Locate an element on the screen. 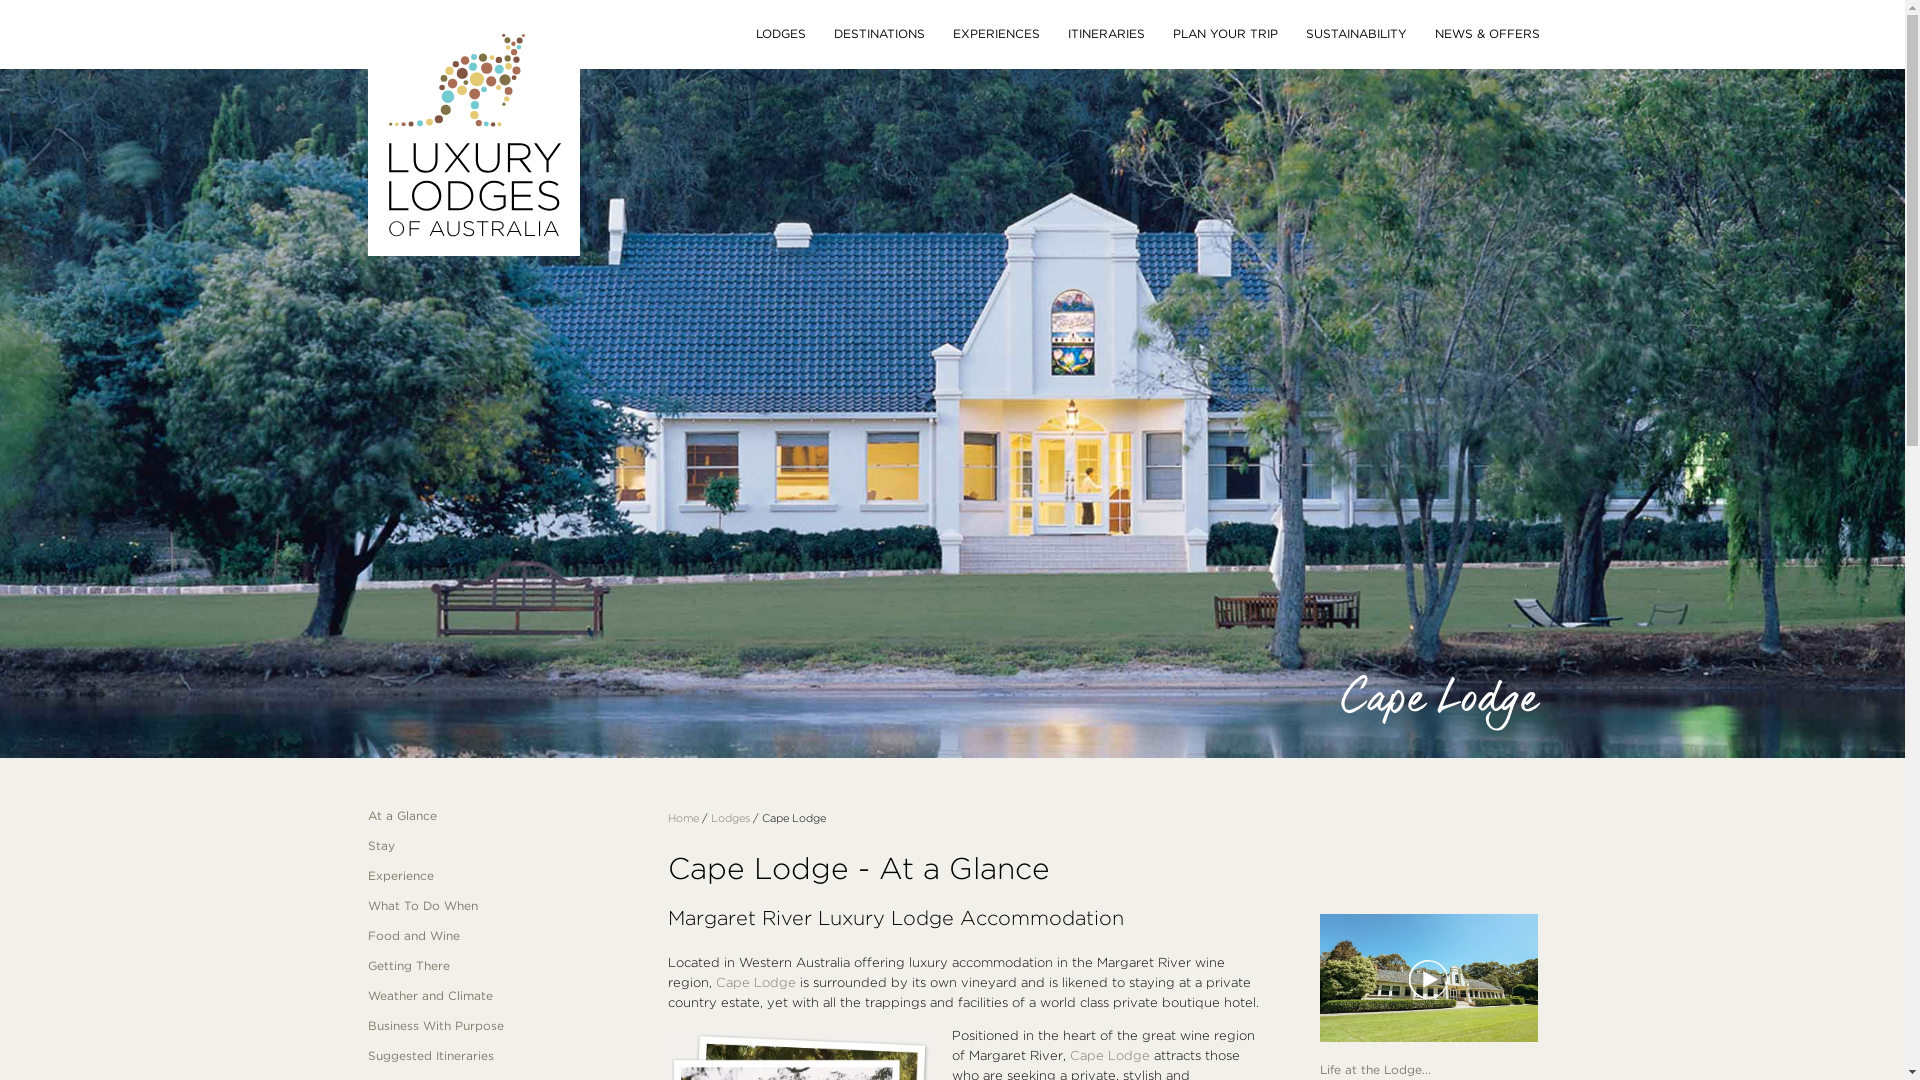  'Getting There' is located at coordinates (368, 964).